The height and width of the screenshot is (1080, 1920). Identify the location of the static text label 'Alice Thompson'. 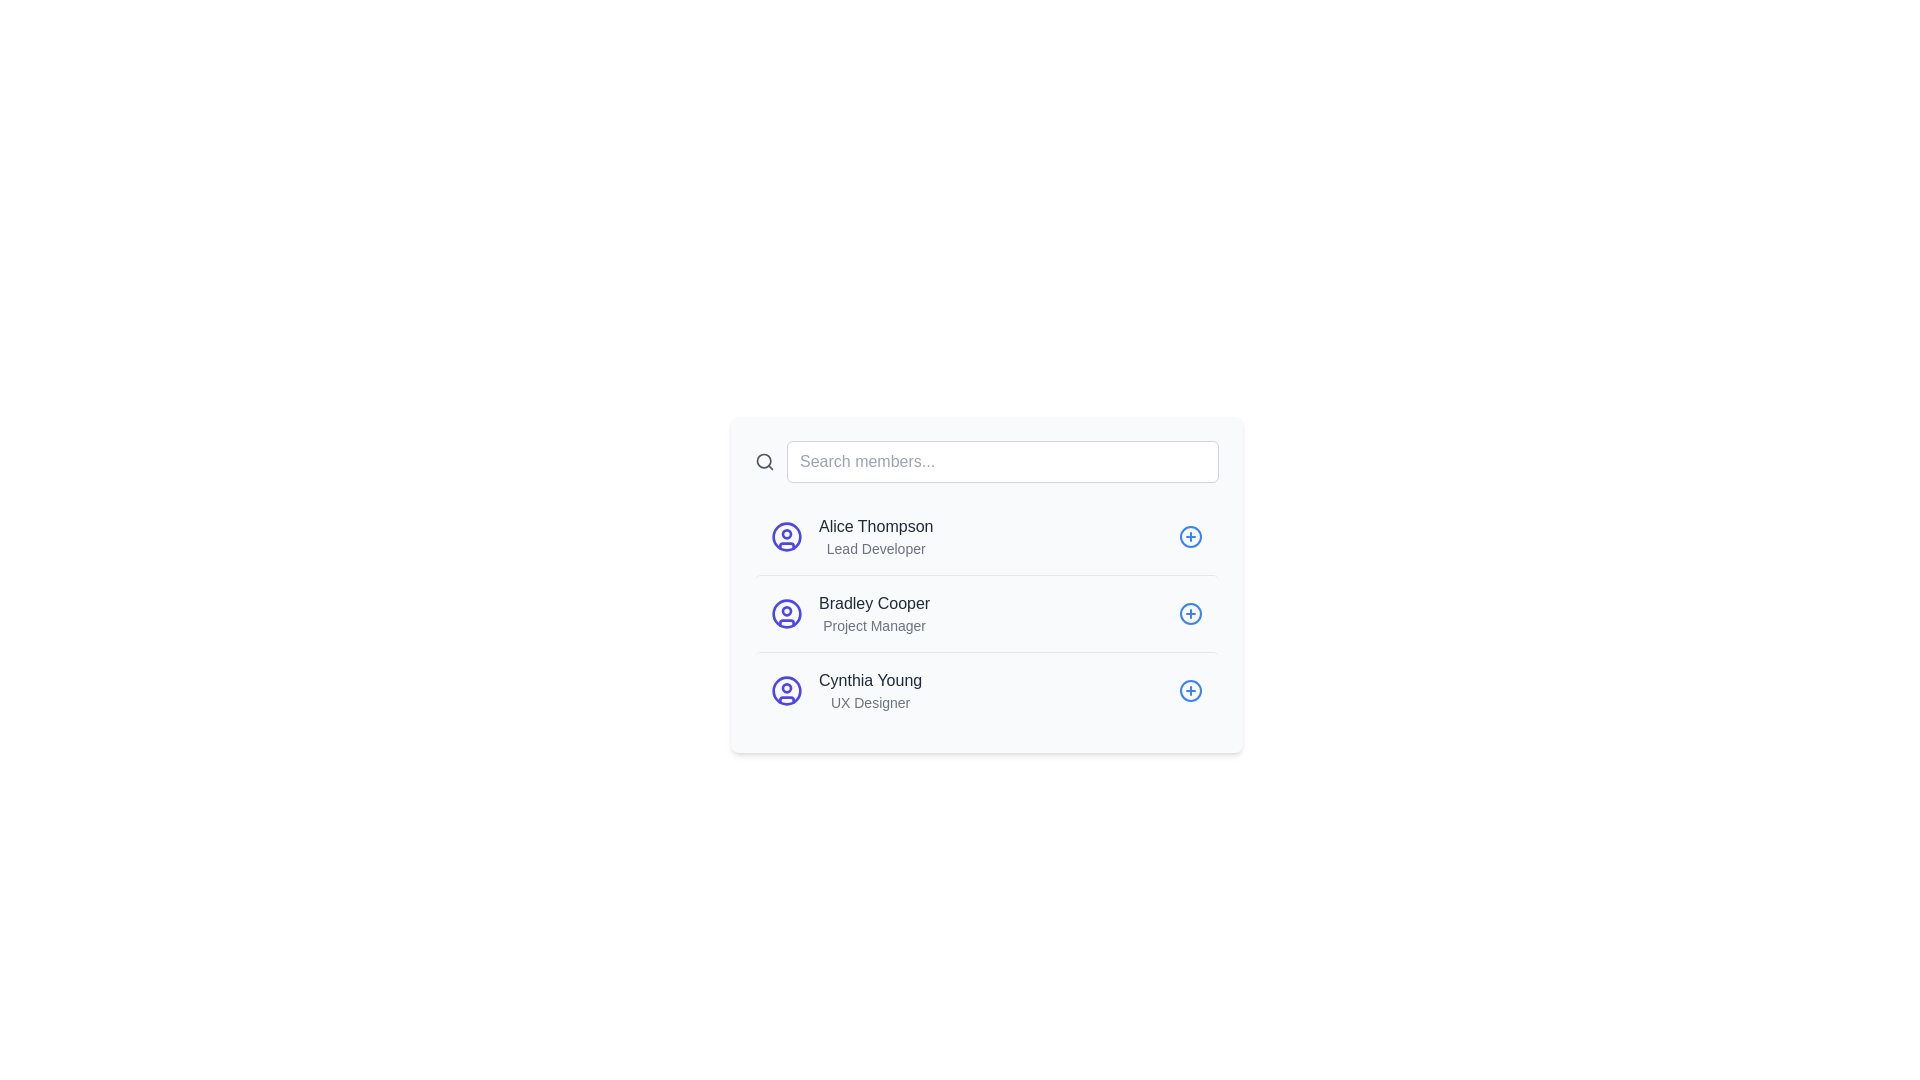
(876, 526).